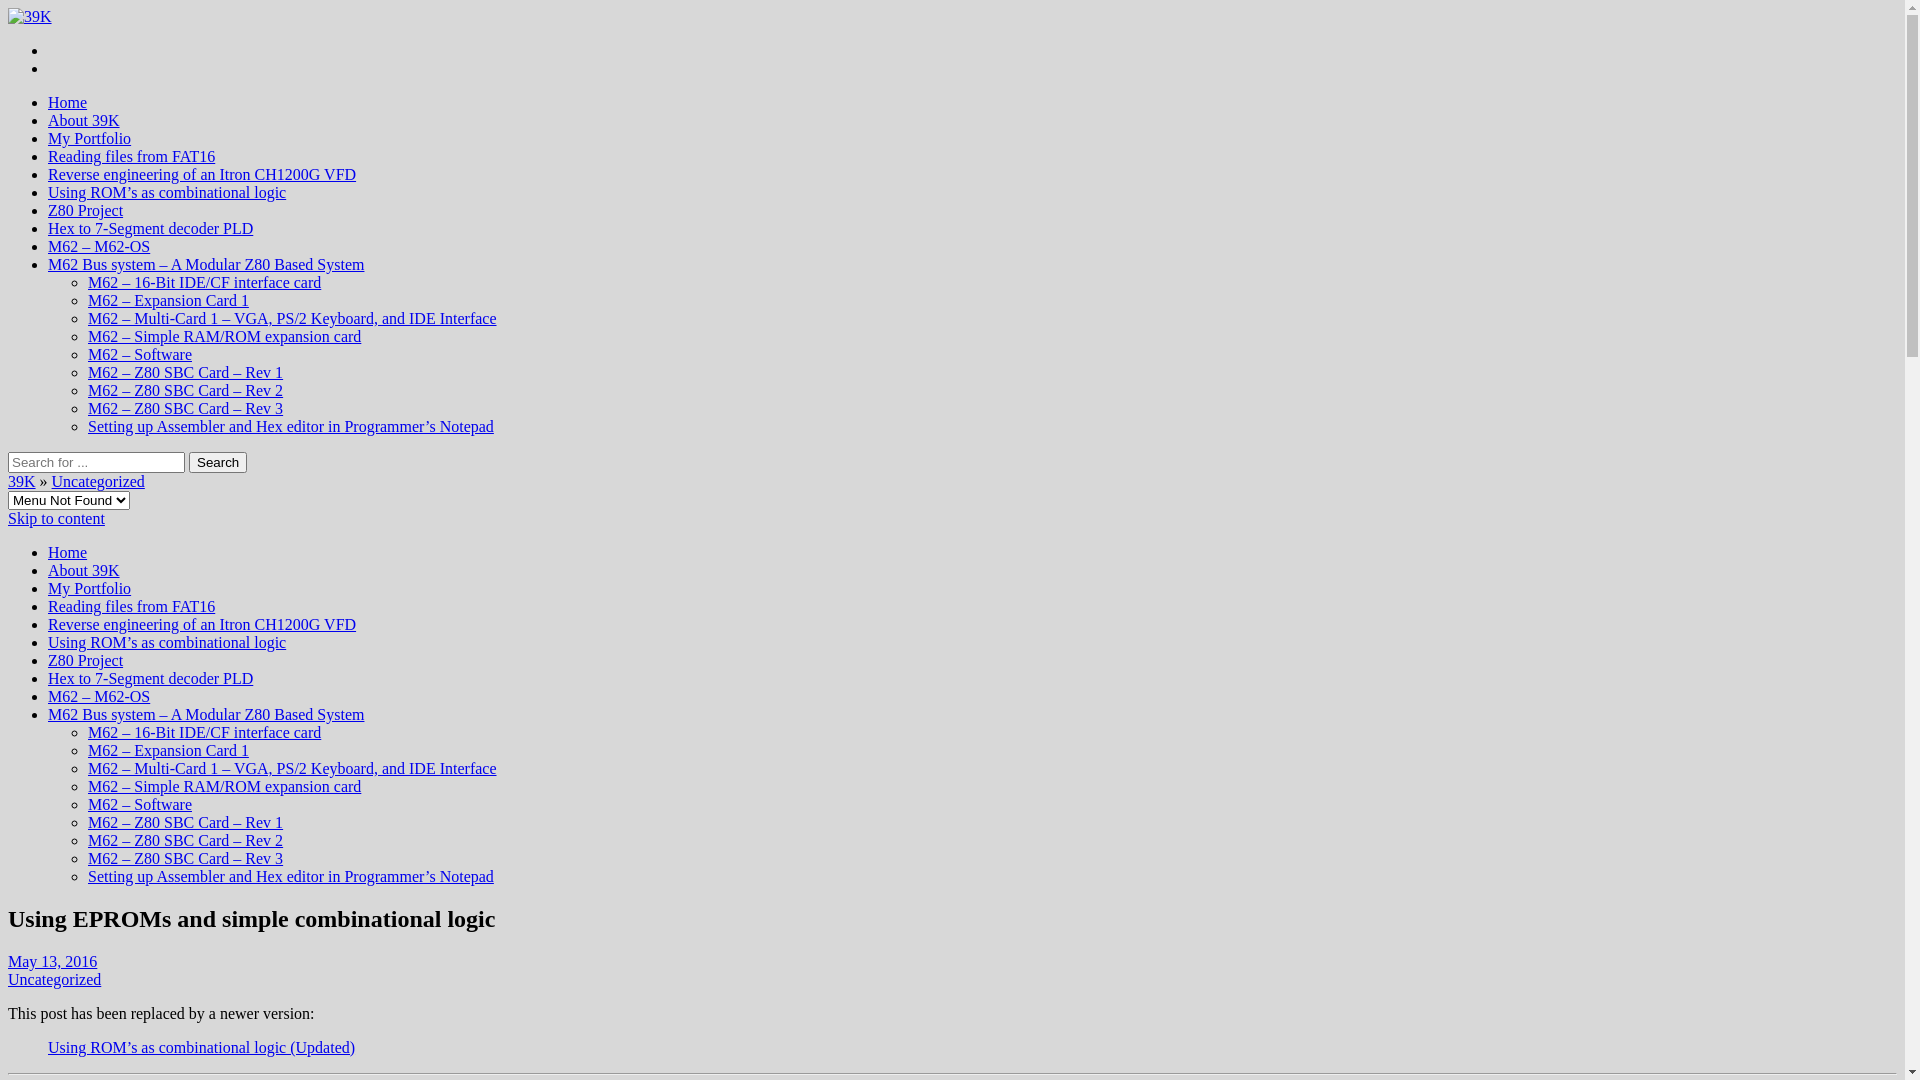 The image size is (1920, 1080). Describe the element at coordinates (201, 173) in the screenshot. I see `'Reverse engineering of an Itron CH1200G VFD'` at that location.